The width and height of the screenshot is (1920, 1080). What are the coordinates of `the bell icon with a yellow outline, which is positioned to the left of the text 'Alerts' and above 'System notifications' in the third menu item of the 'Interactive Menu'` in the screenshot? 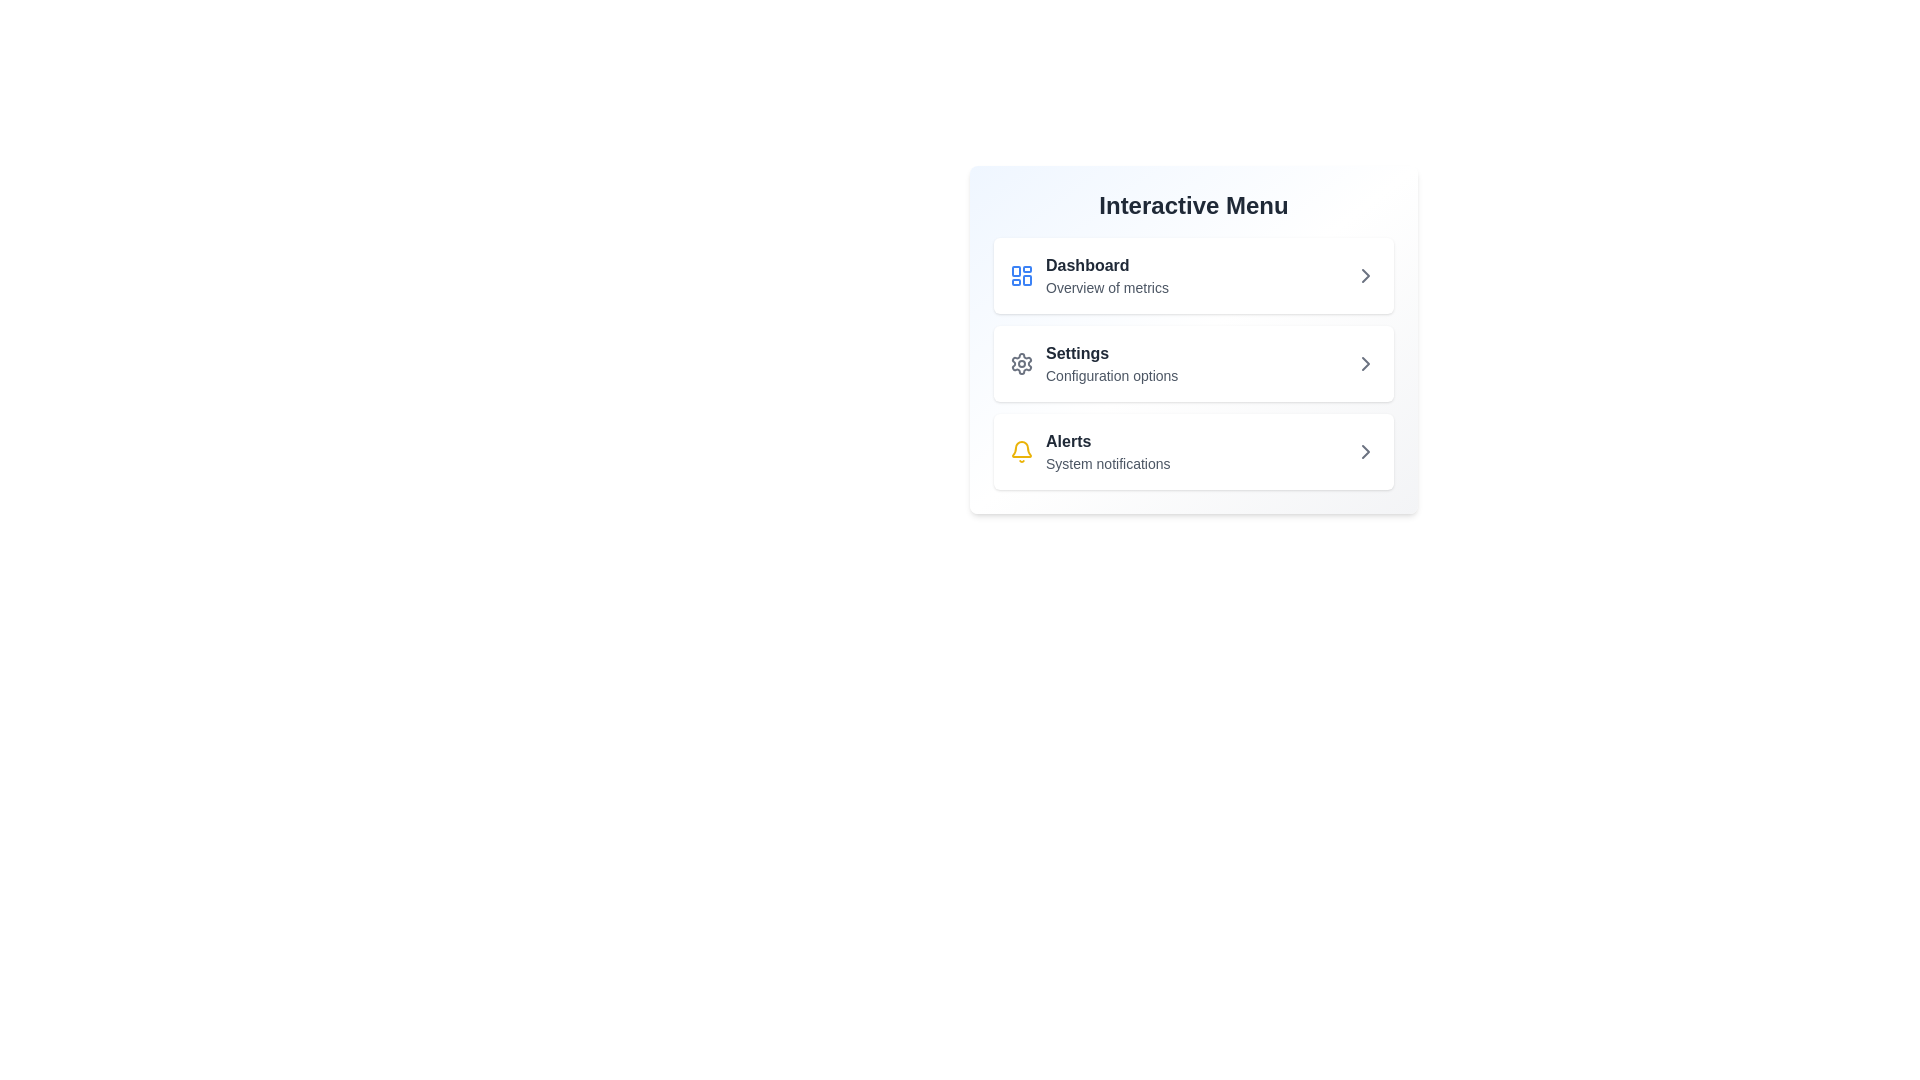 It's located at (1022, 451).